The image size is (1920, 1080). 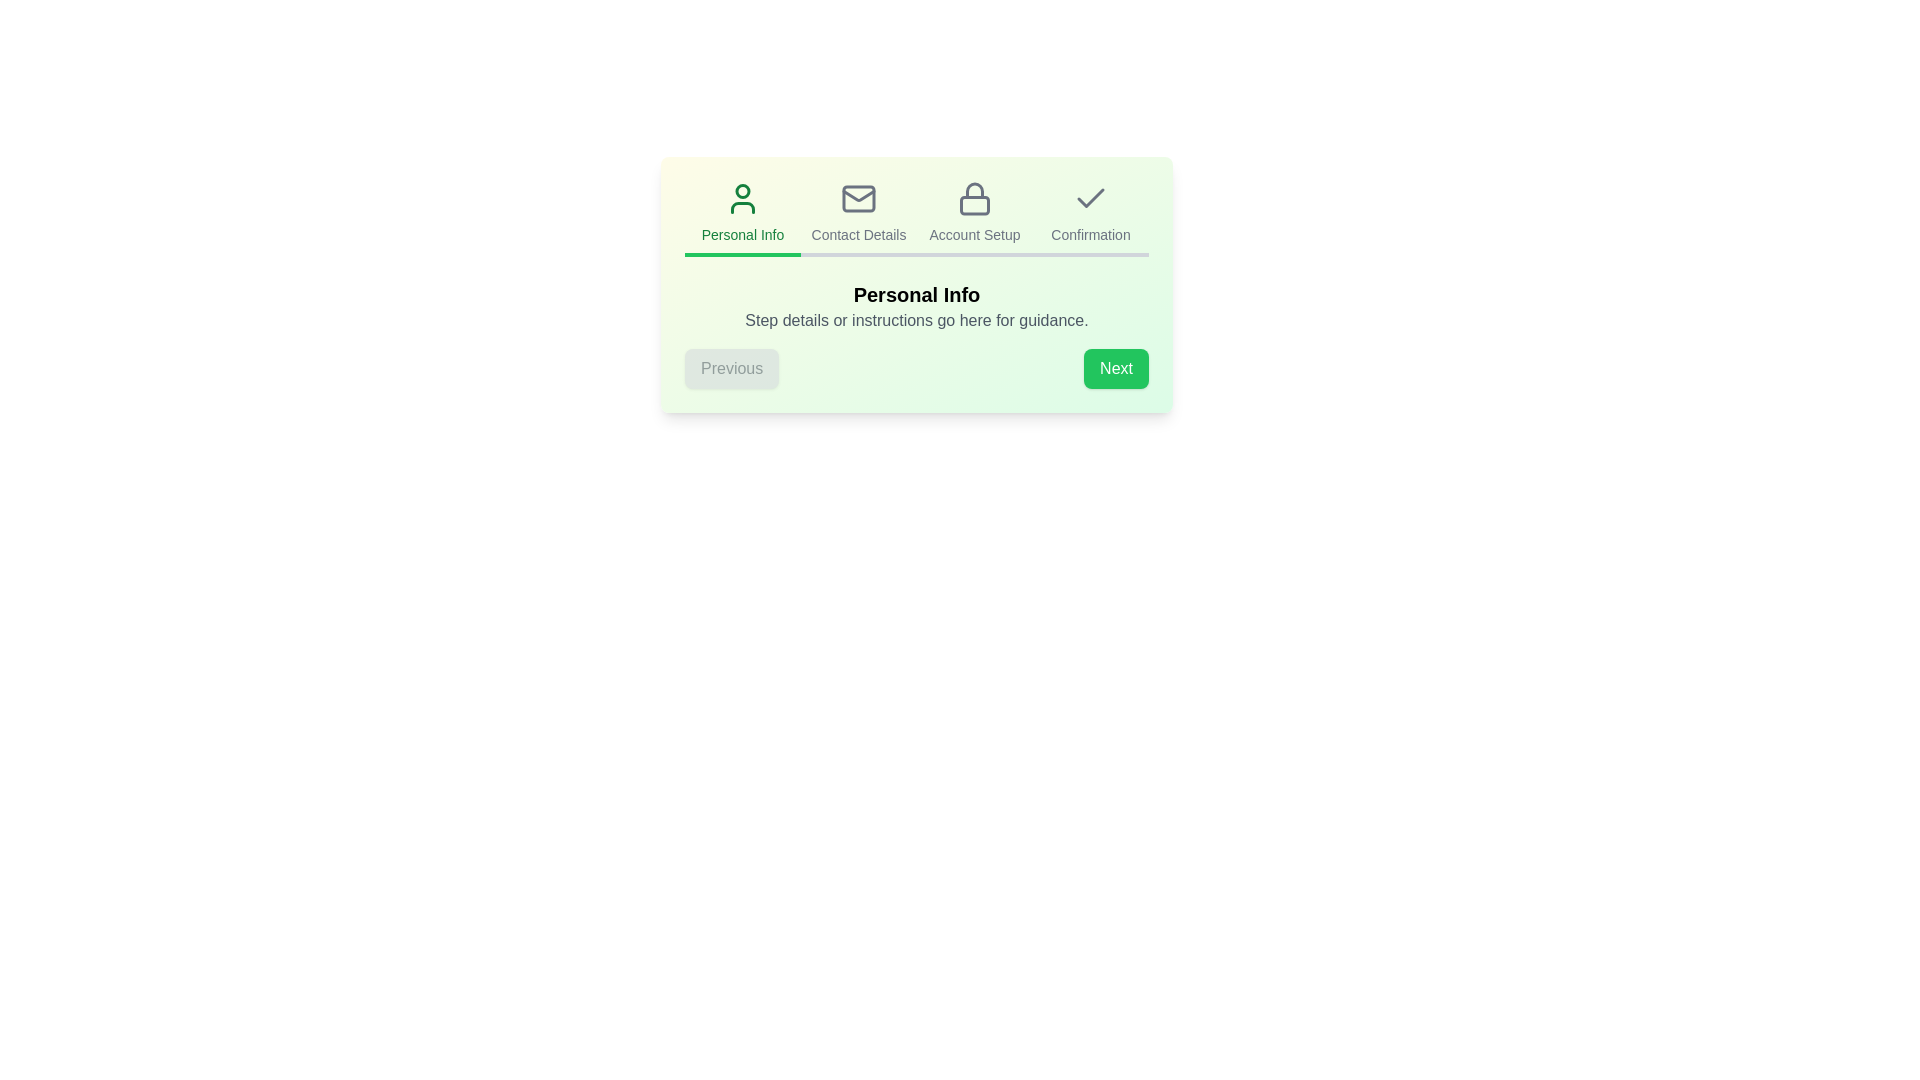 What do you see at coordinates (1115, 369) in the screenshot?
I see `the 'Next' button to proceed to the next step` at bounding box center [1115, 369].